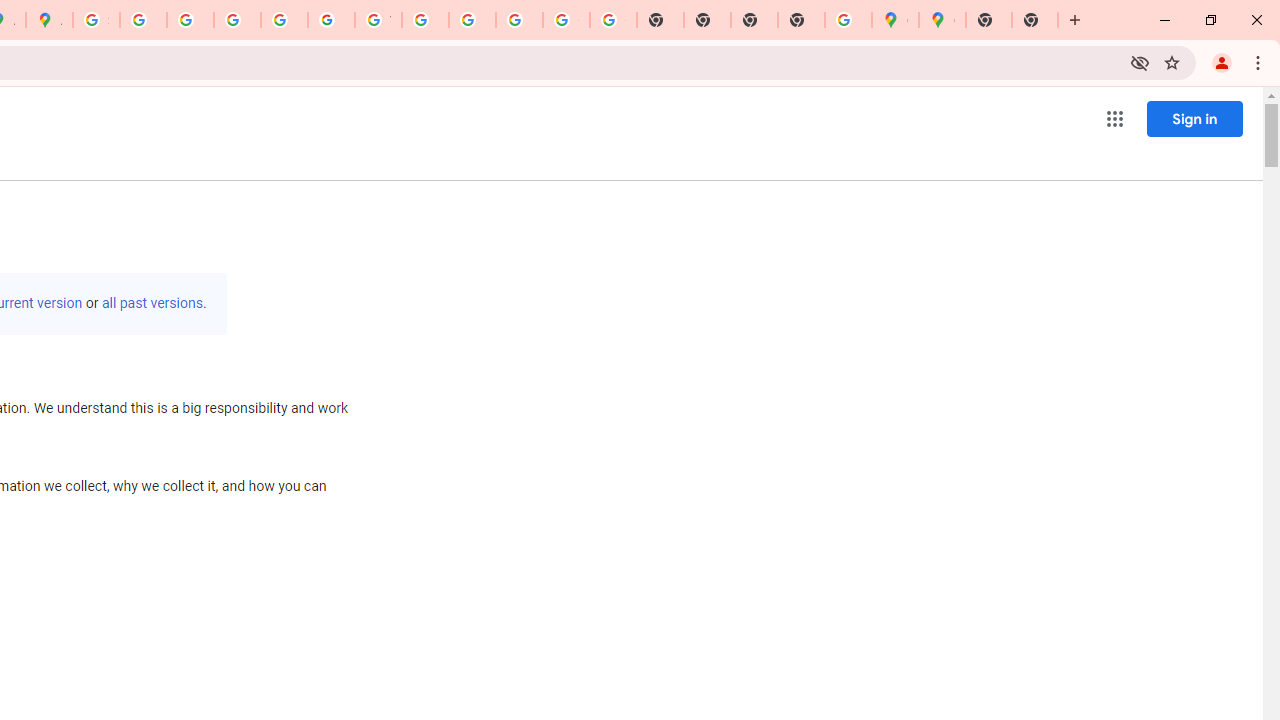 The height and width of the screenshot is (720, 1280). What do you see at coordinates (941, 20) in the screenshot?
I see `'Google Maps'` at bounding box center [941, 20].